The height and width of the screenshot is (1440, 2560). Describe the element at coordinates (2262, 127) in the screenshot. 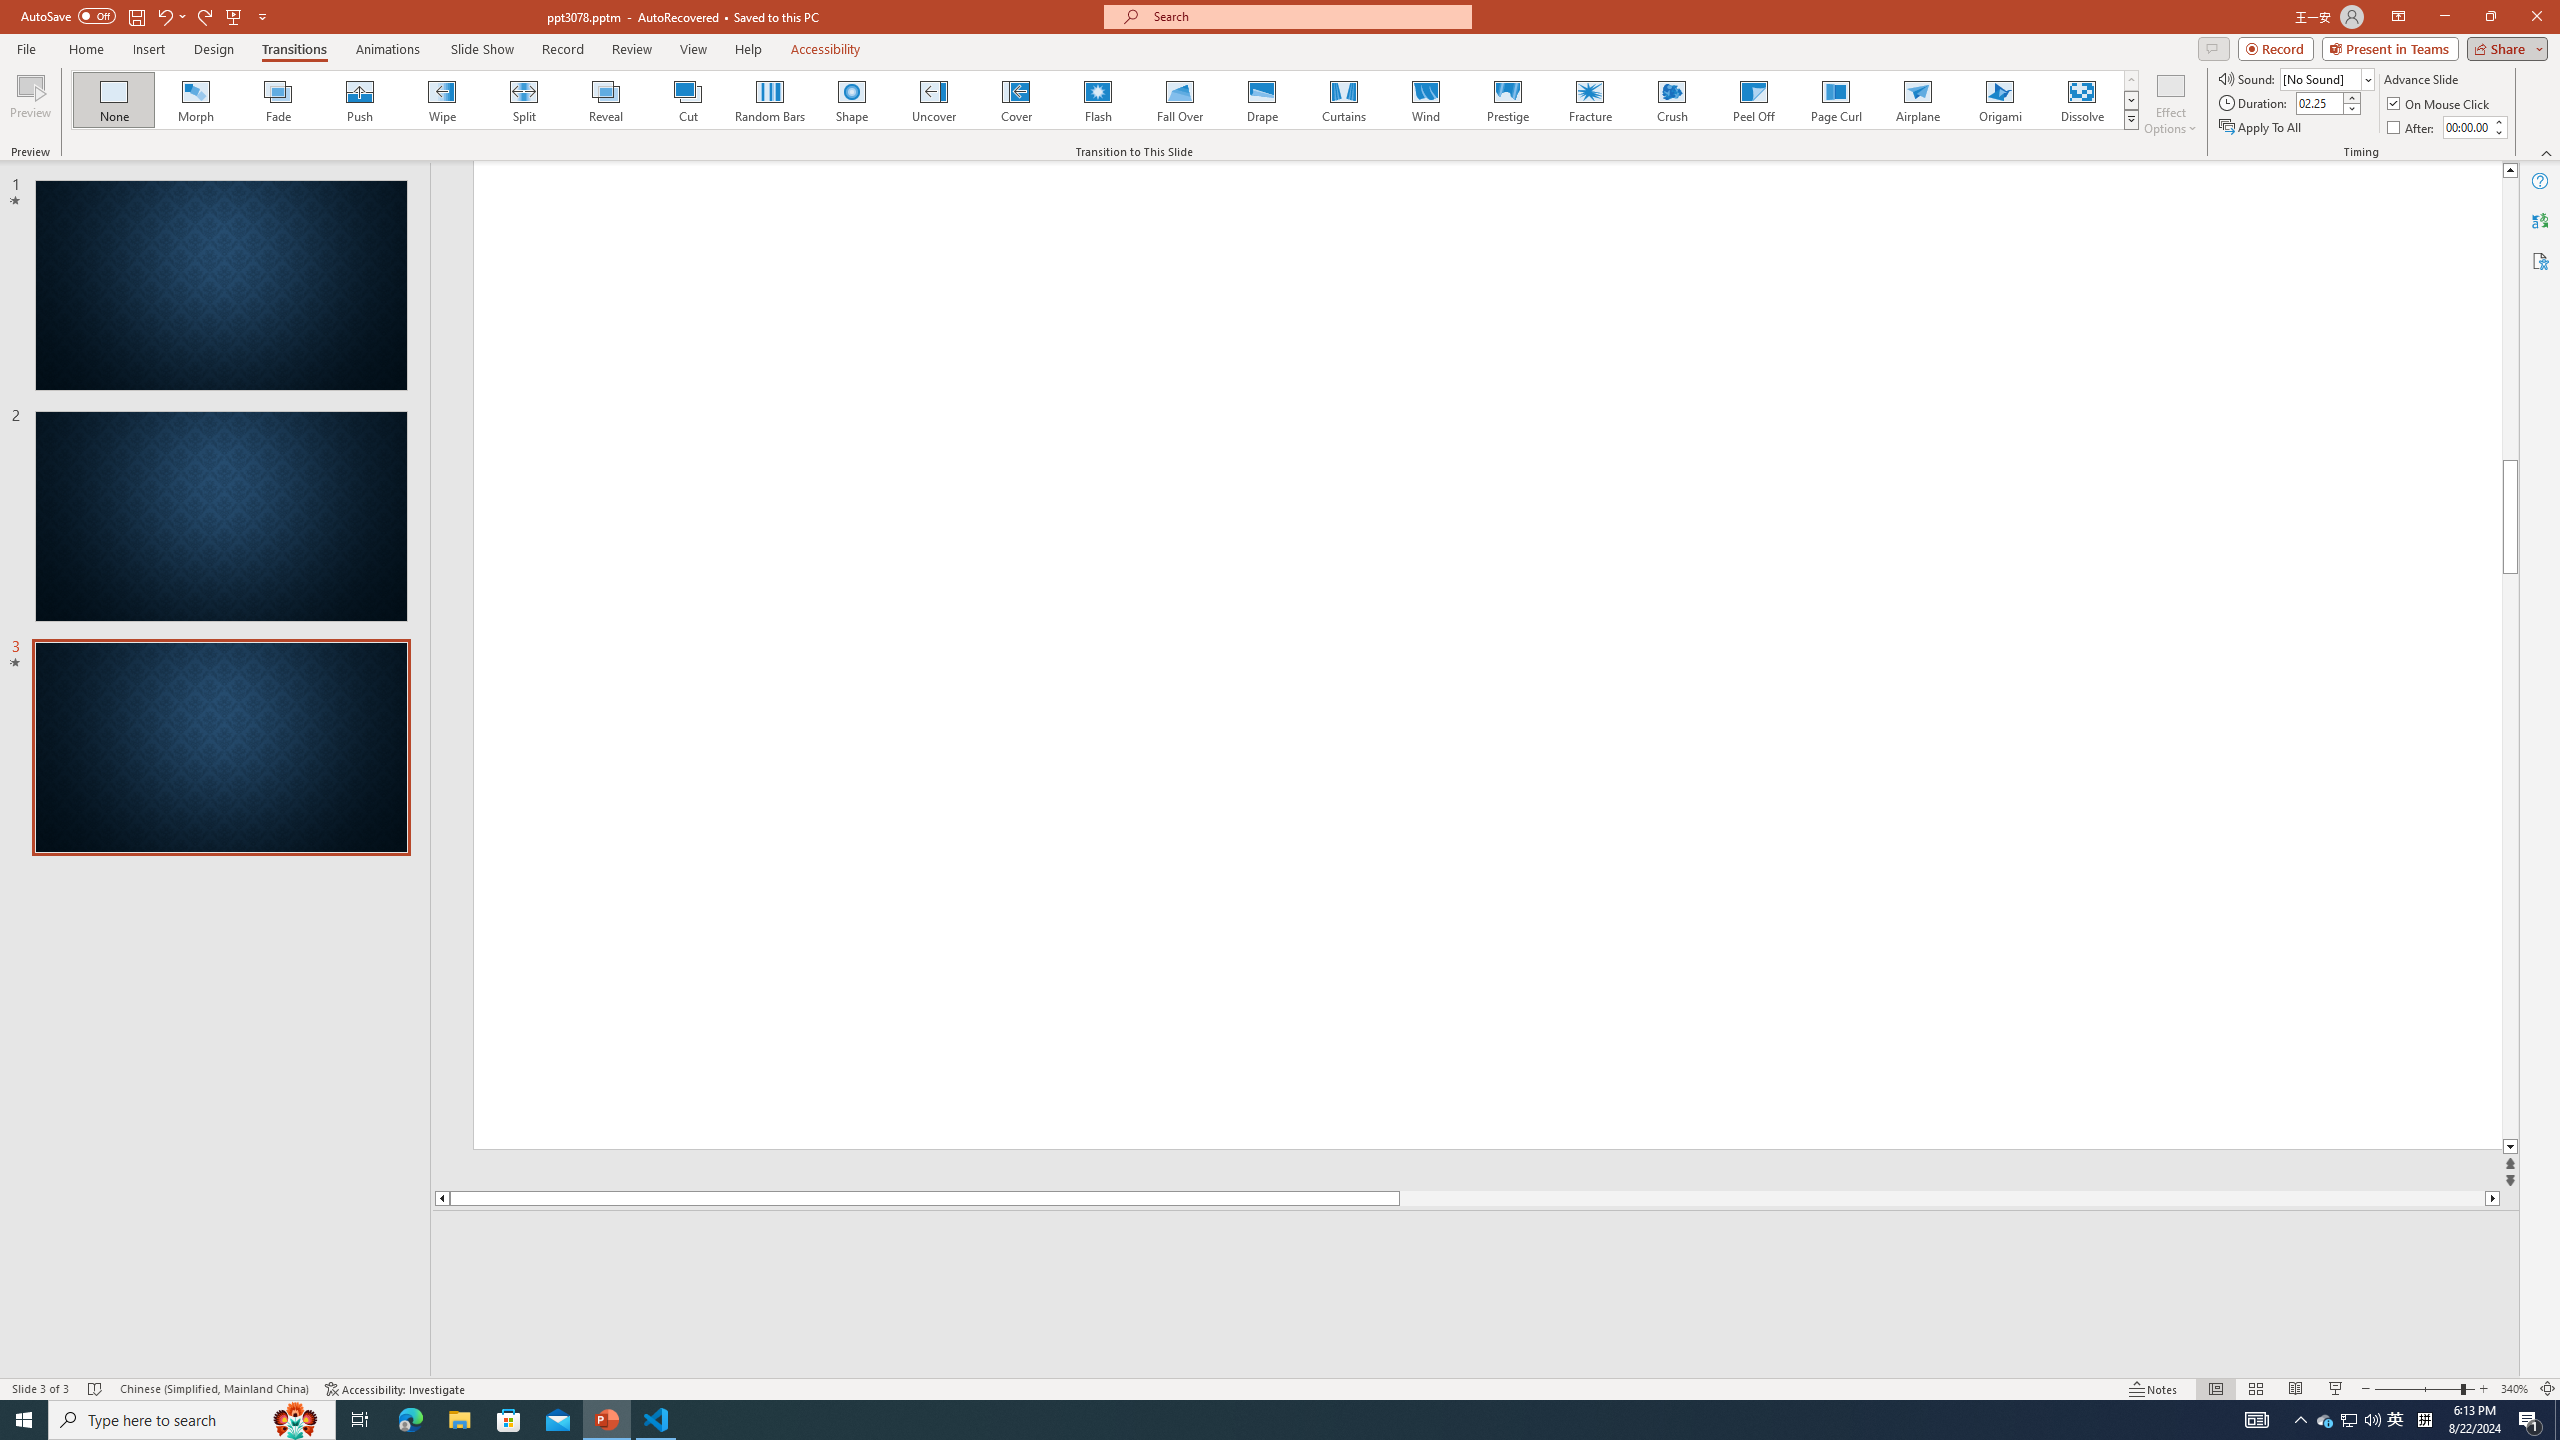

I see `'Apply To All'` at that location.